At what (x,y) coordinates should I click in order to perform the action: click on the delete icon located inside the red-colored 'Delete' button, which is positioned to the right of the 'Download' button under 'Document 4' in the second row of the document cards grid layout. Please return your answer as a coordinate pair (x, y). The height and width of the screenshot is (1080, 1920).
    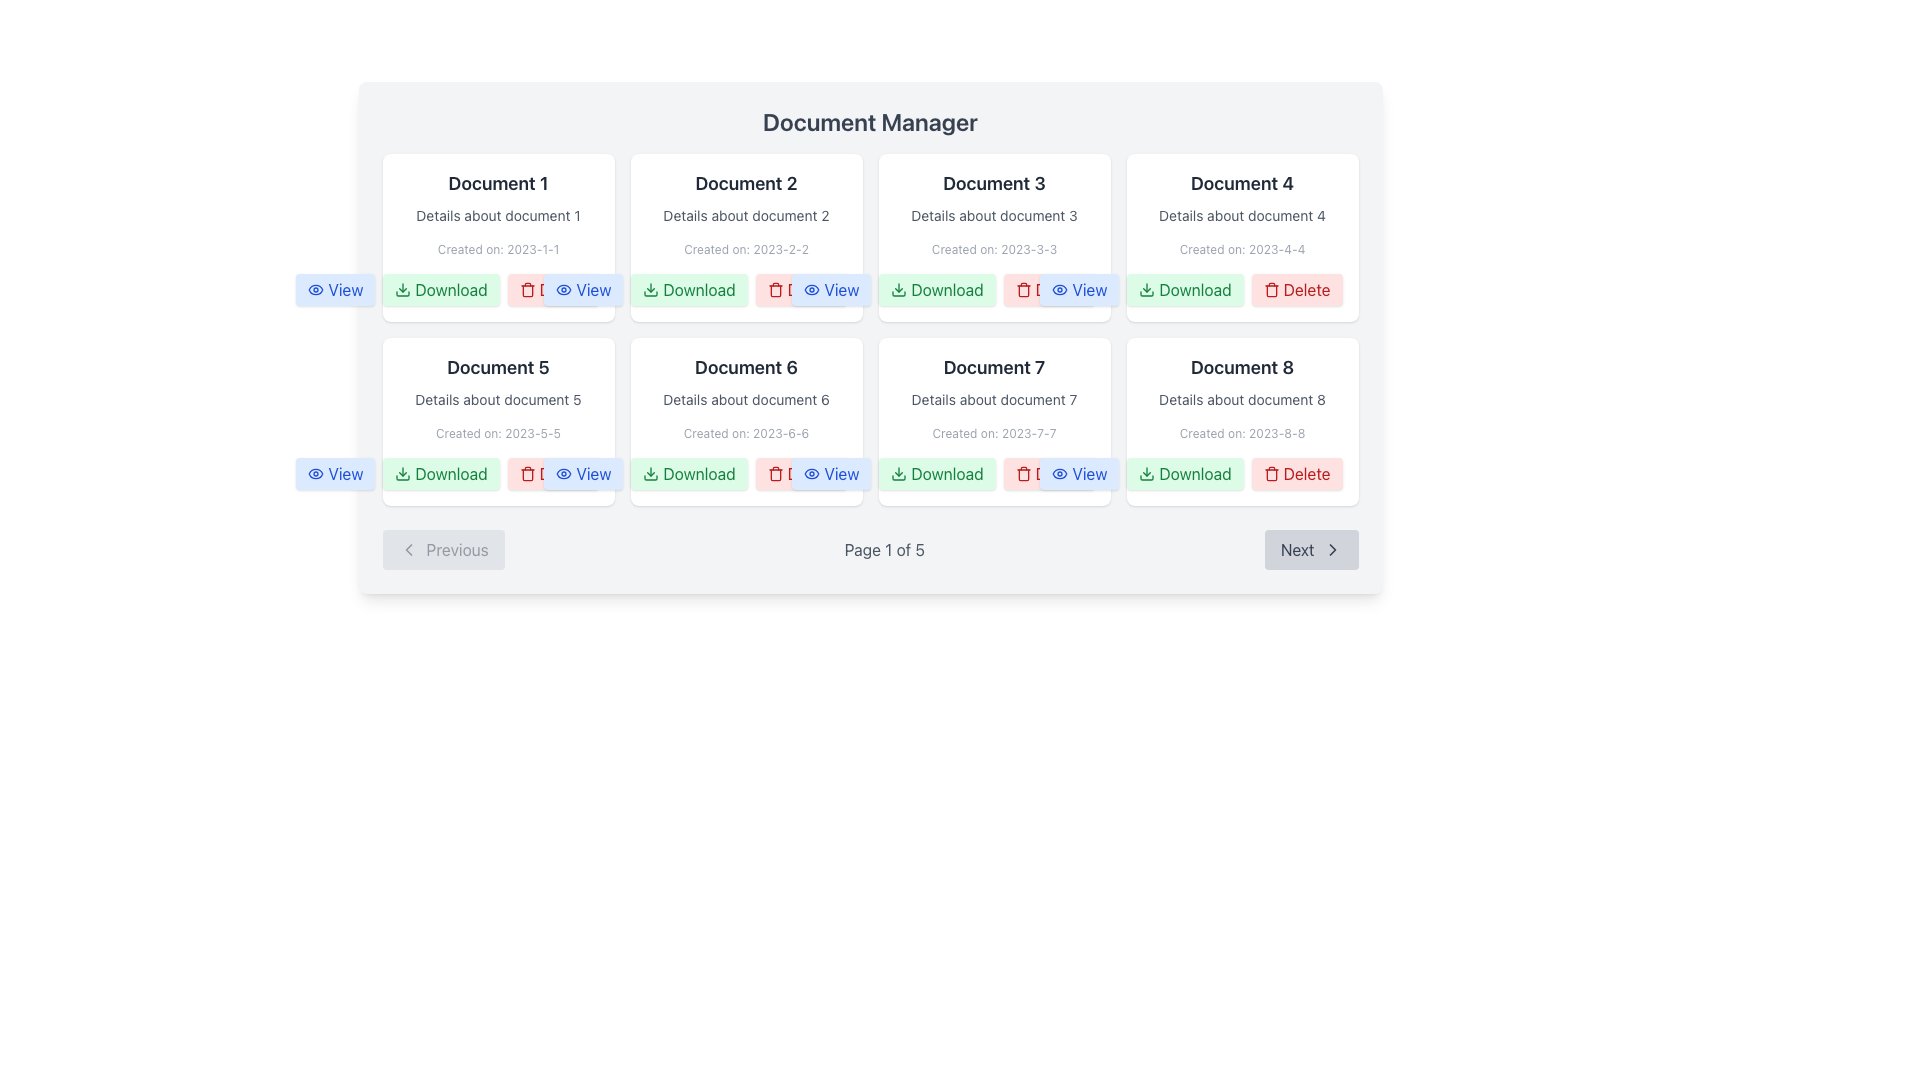
    Looking at the image, I should click on (1270, 289).